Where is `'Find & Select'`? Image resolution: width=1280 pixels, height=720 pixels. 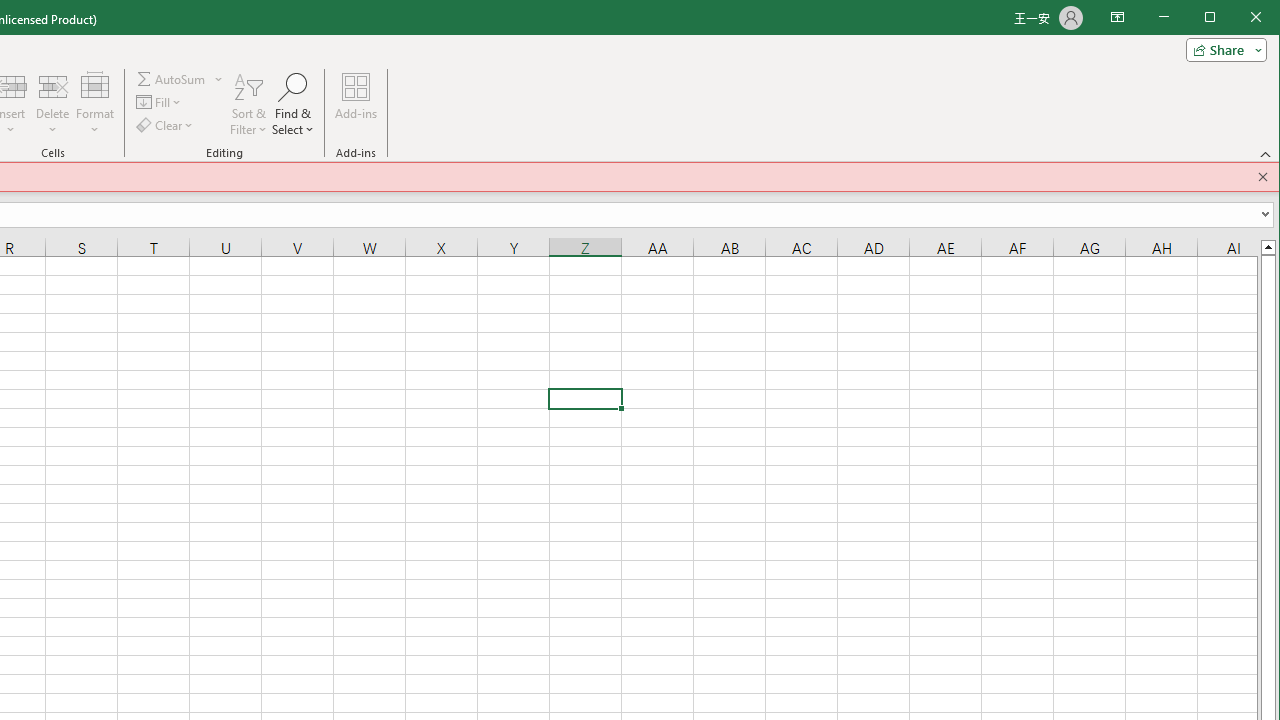
'Find & Select' is located at coordinates (292, 104).